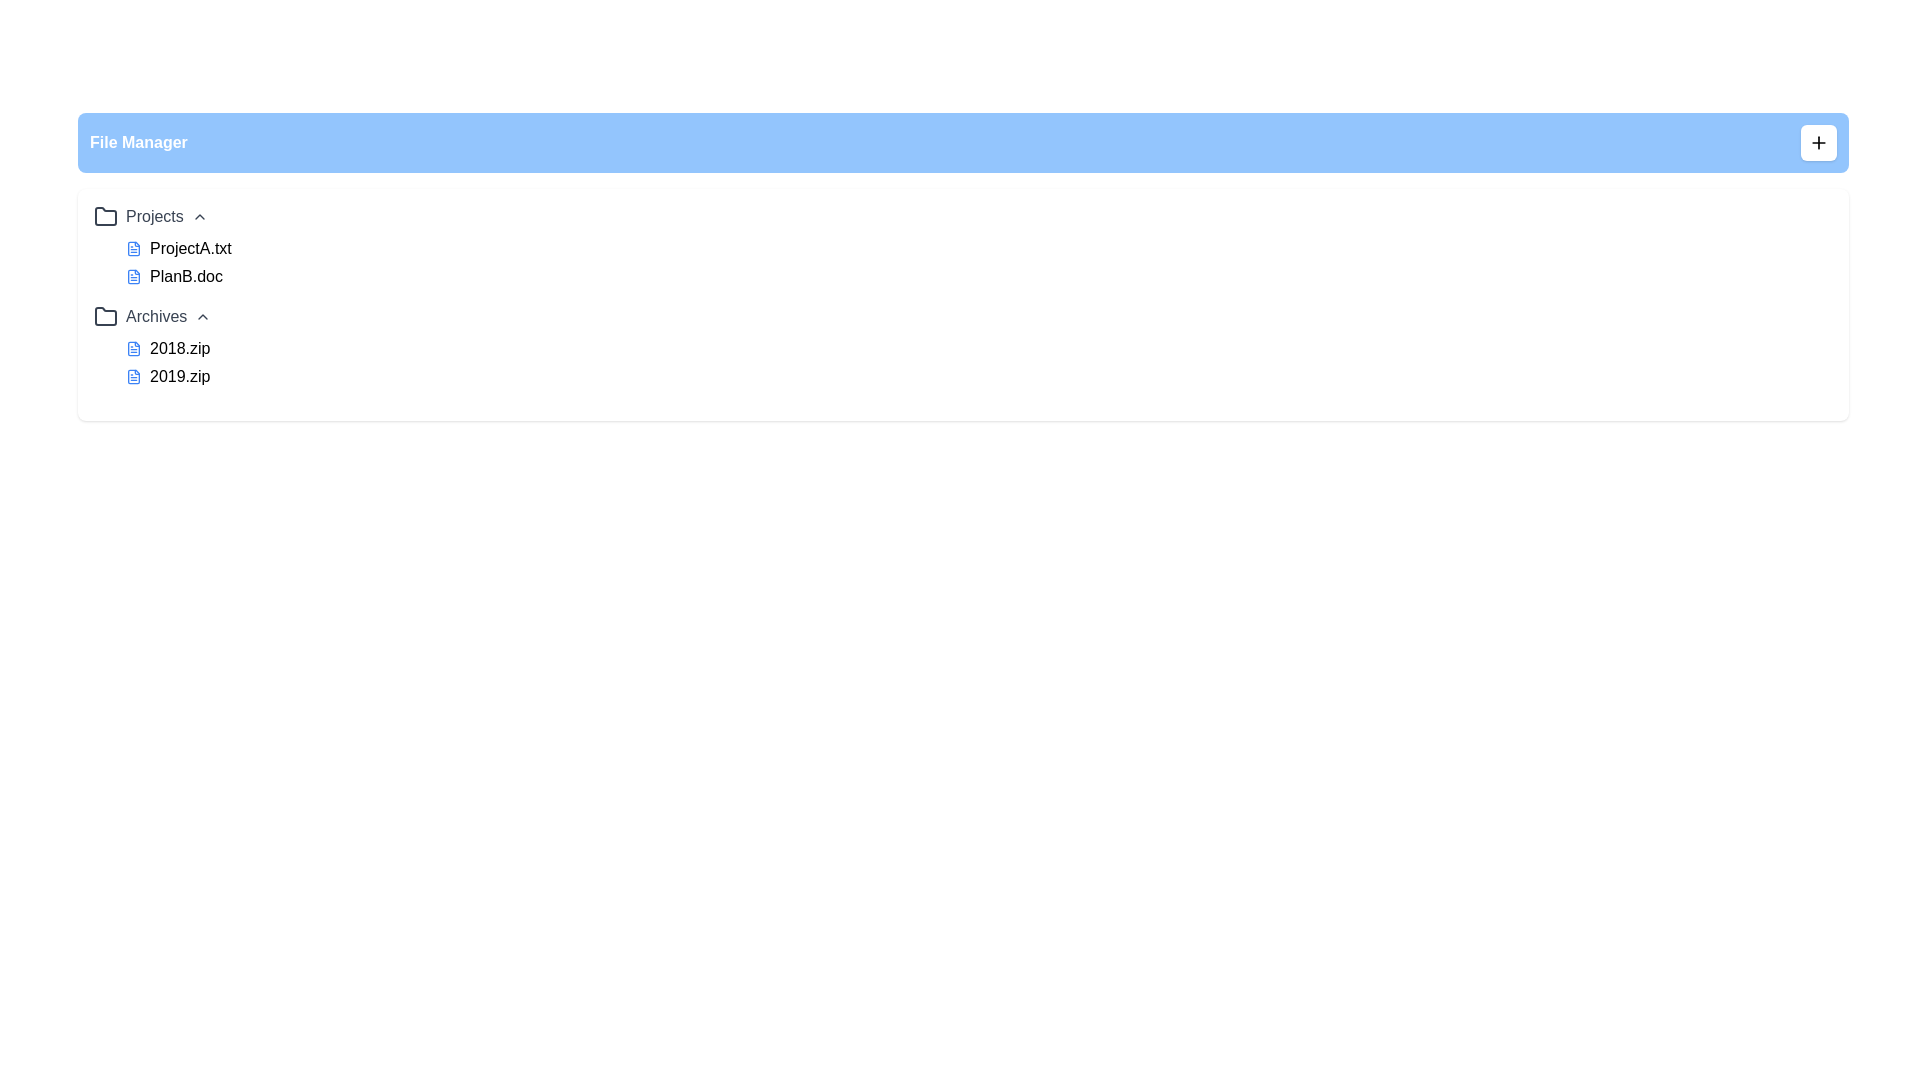 This screenshot has height=1080, width=1920. Describe the element at coordinates (155, 315) in the screenshot. I see `the 'Archives' text label in the file manager module, which indicates the name and purpose of the folder, located under the 'Projects' section` at that location.